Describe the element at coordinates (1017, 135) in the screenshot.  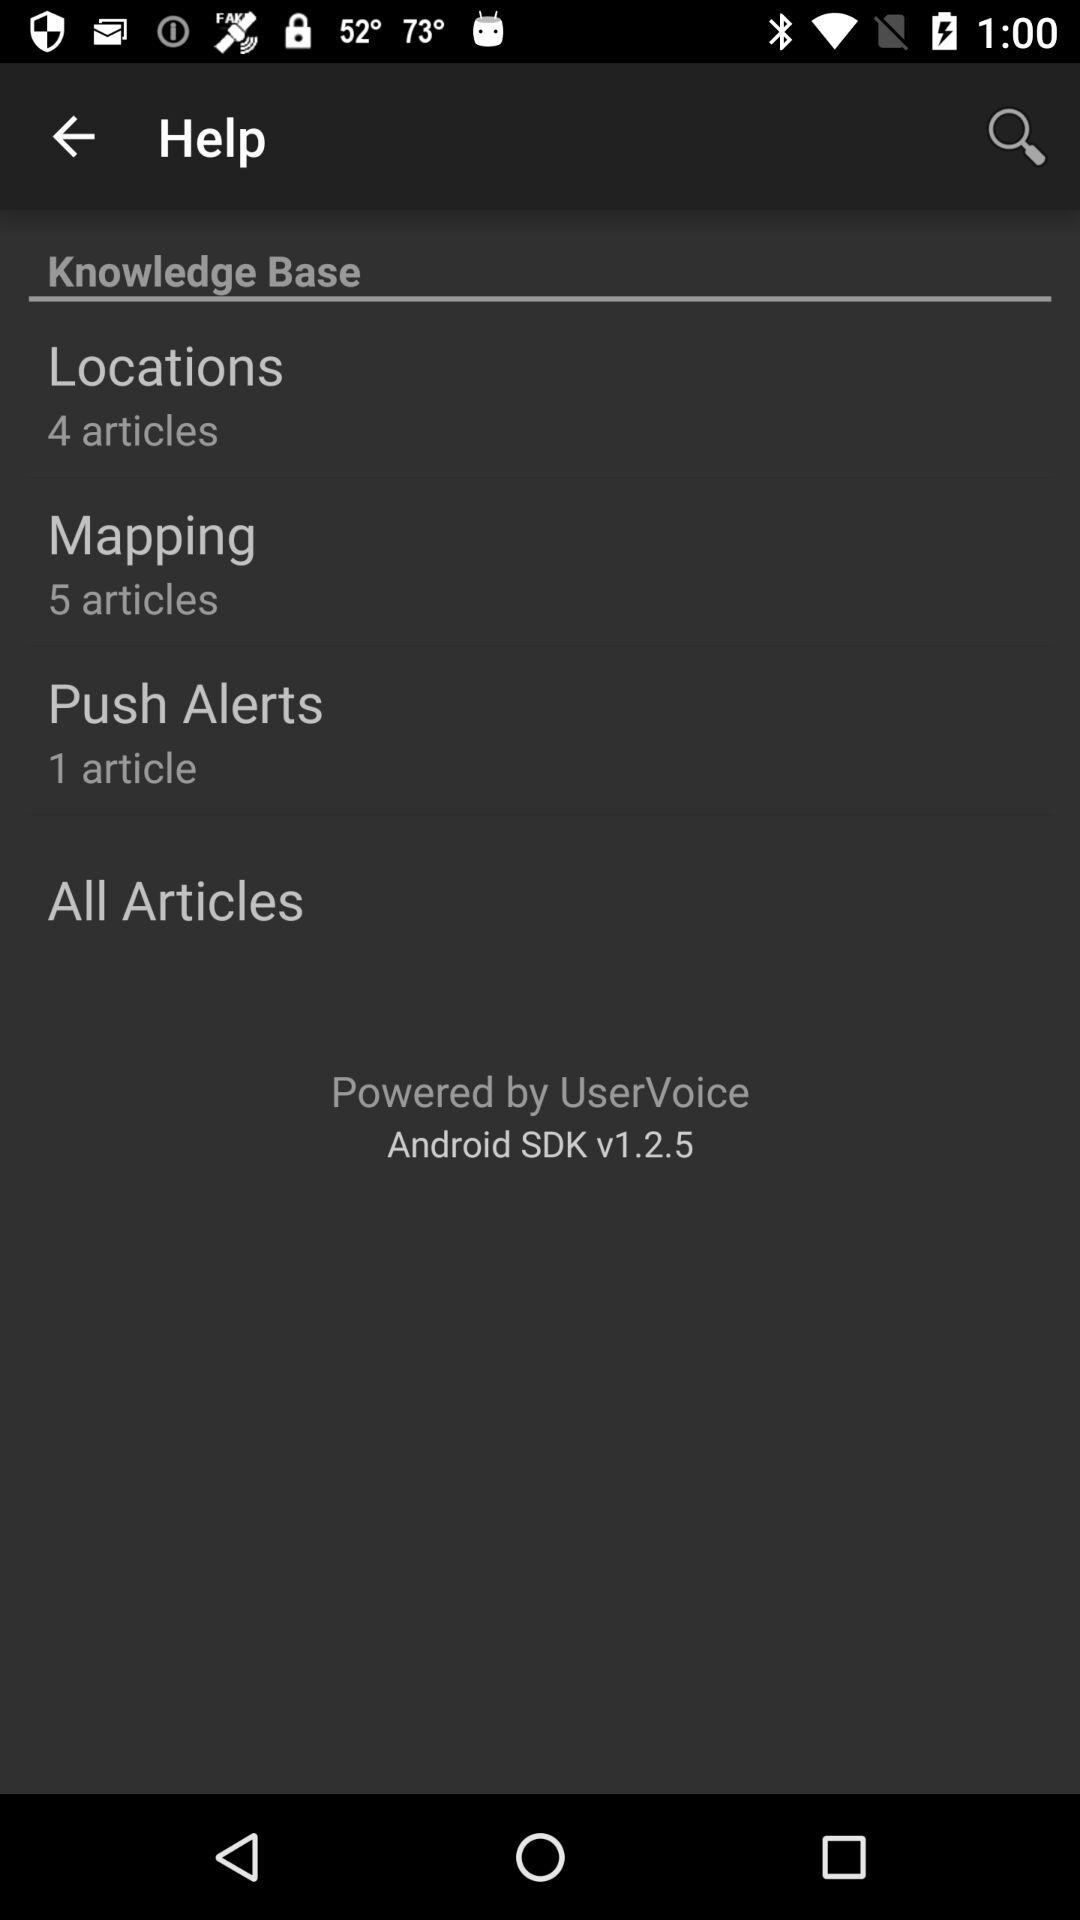
I see `the item next to help item` at that location.